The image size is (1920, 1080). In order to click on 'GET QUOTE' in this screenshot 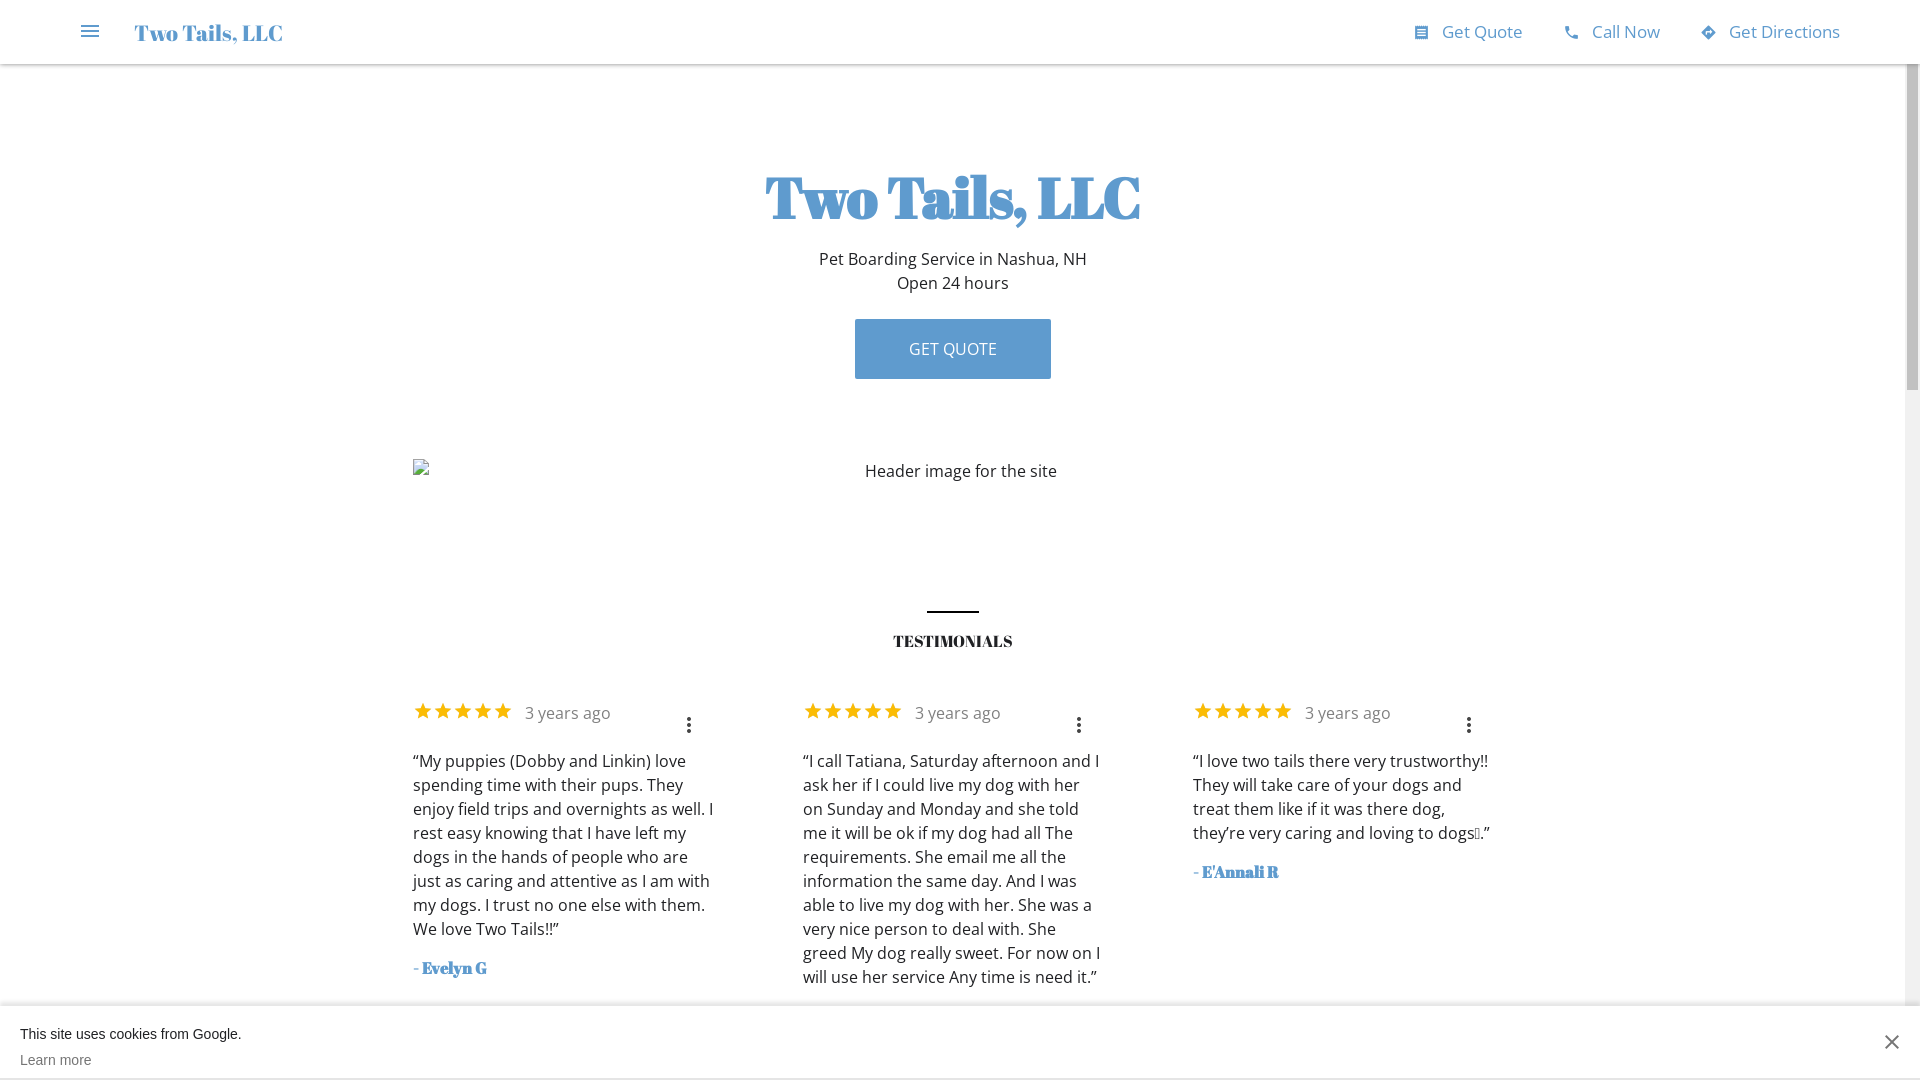, I will do `click(950, 347)`.